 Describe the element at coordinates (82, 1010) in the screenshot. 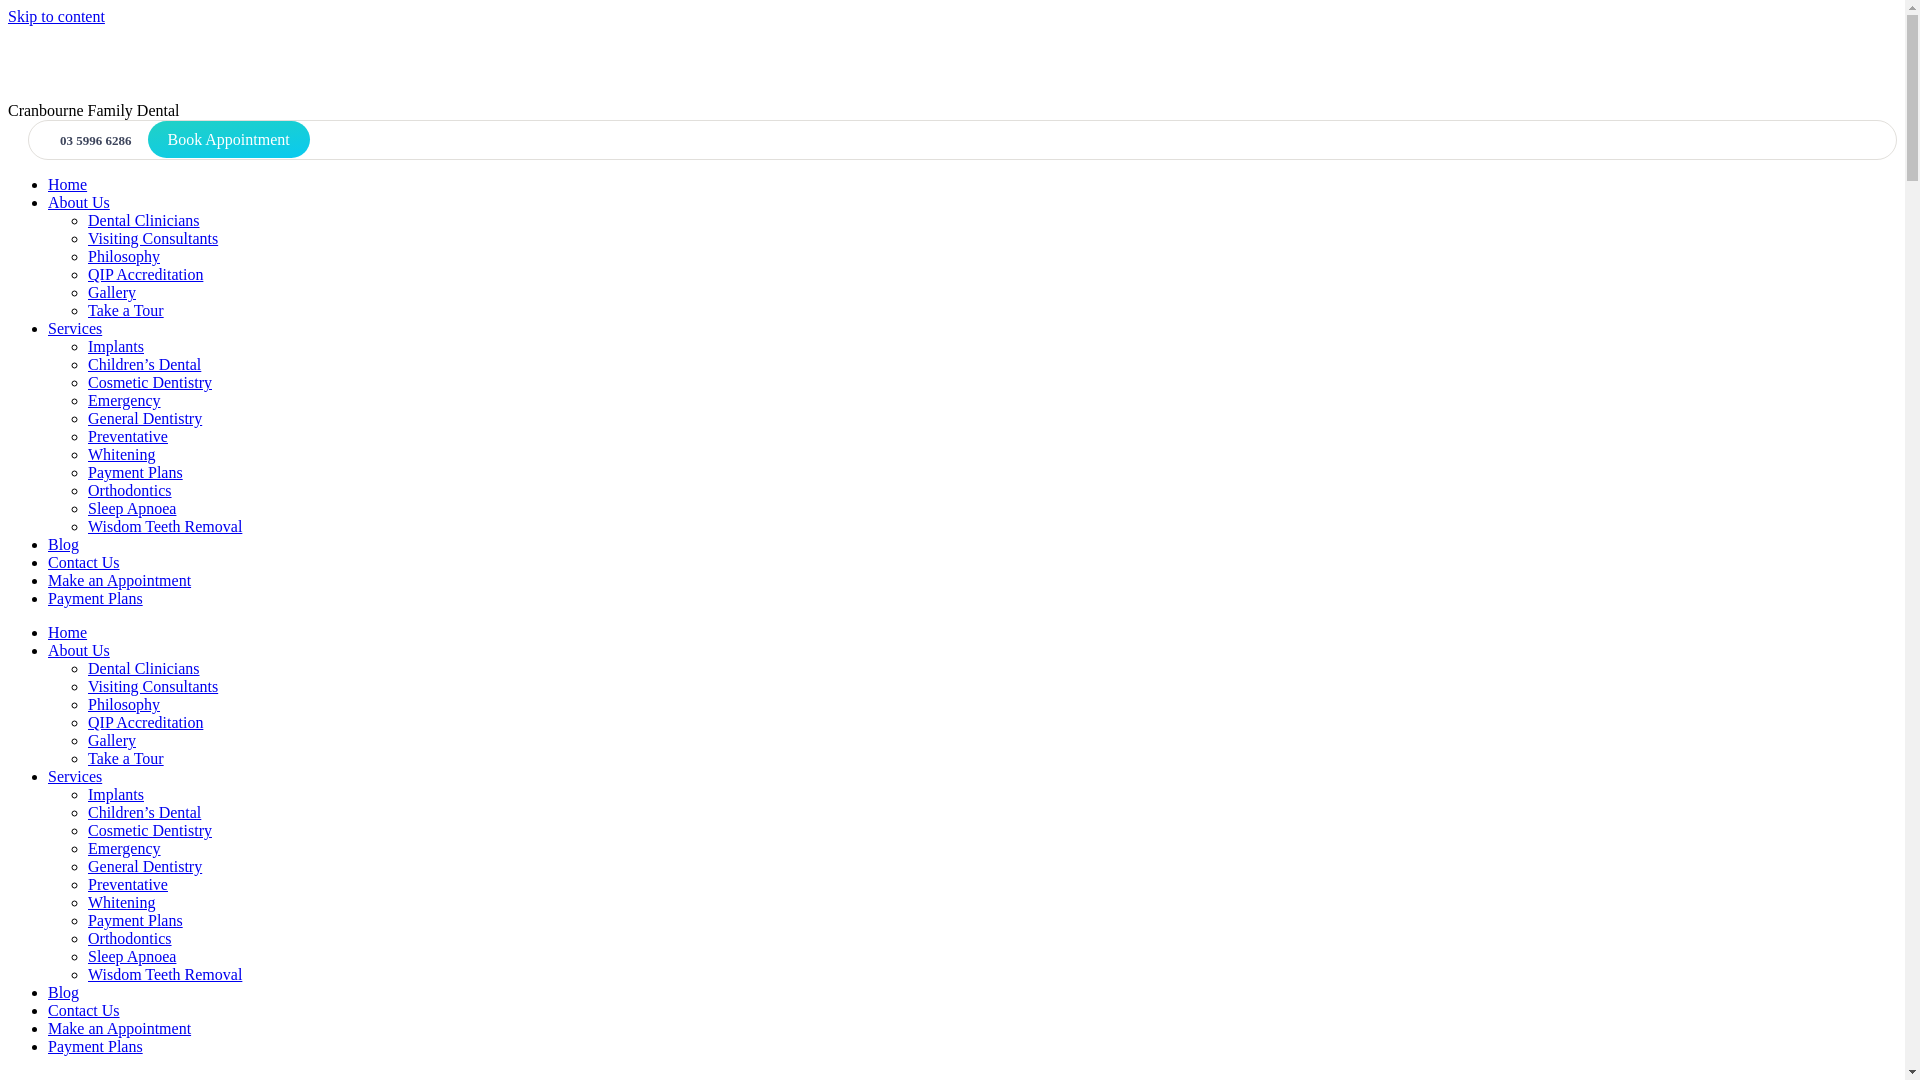

I see `'Contact Us'` at that location.